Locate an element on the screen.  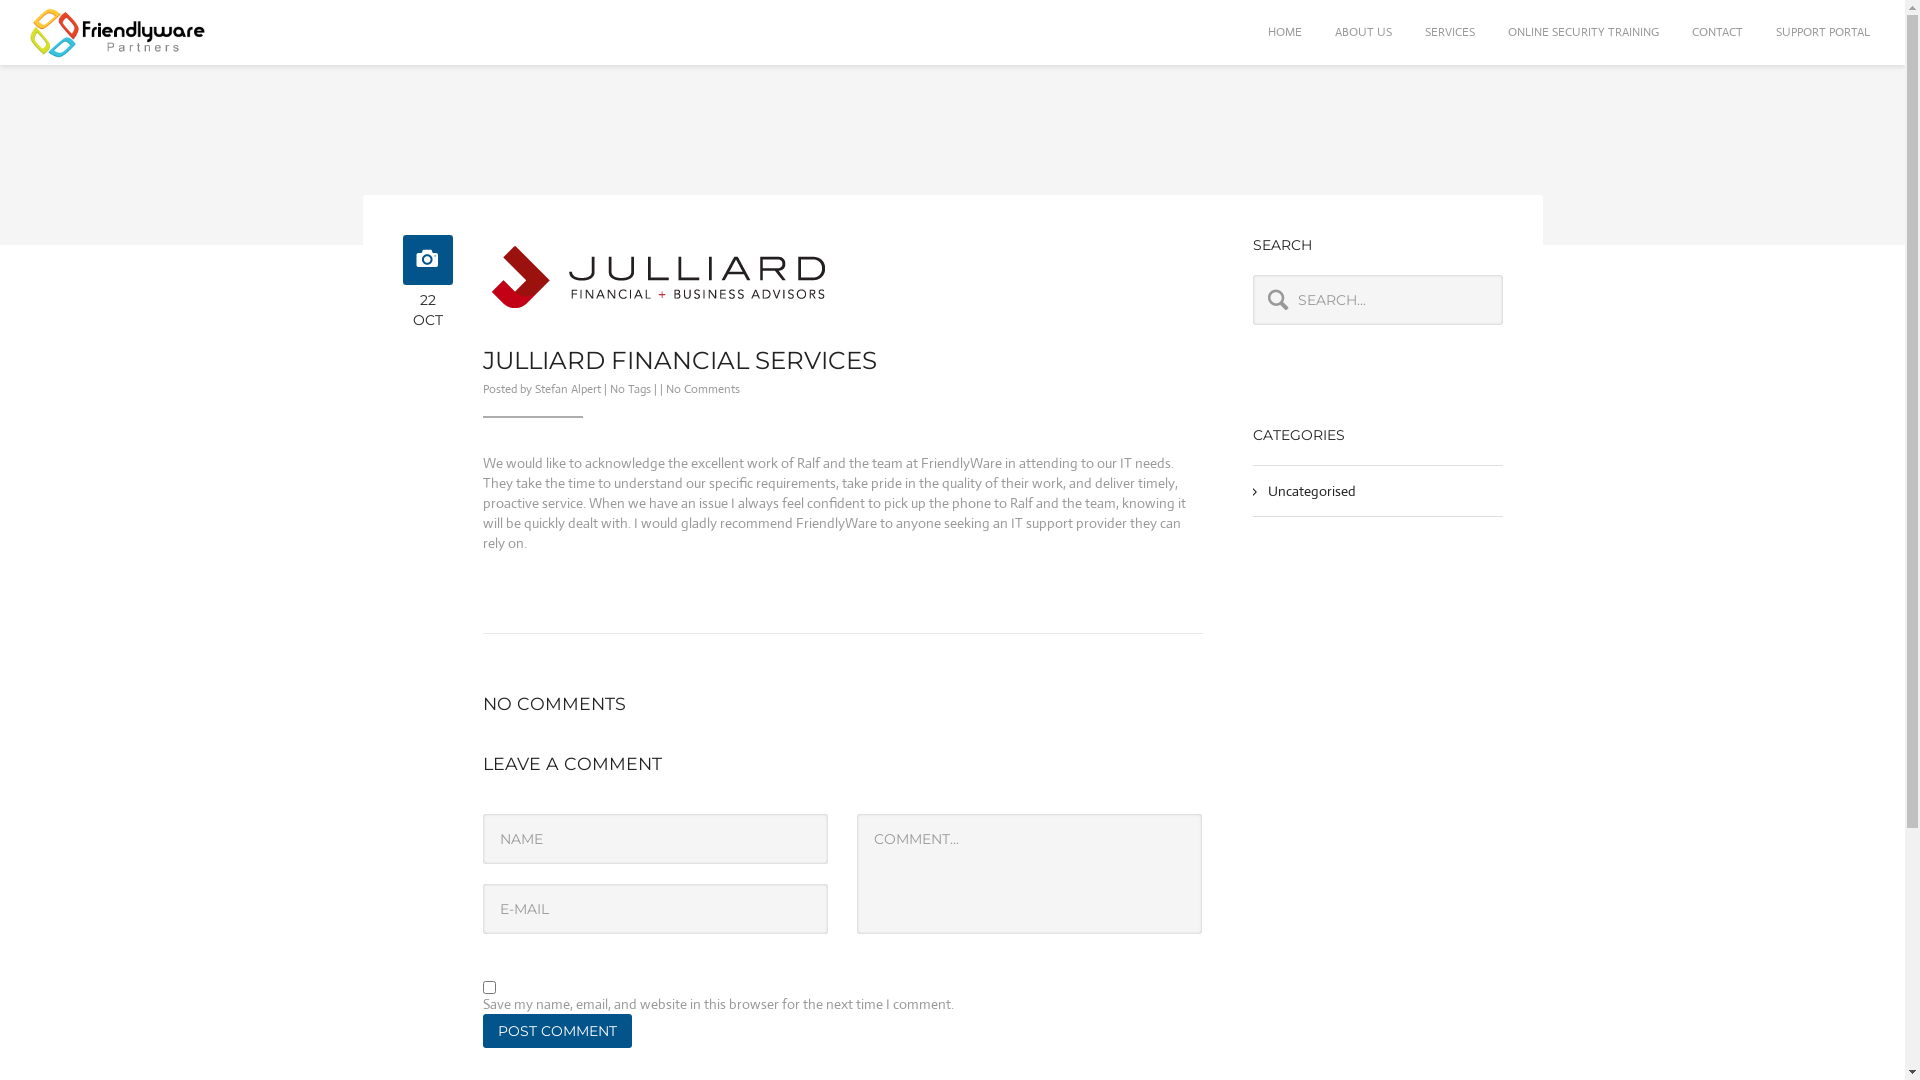
'Post Comment' is located at coordinates (481, 1030).